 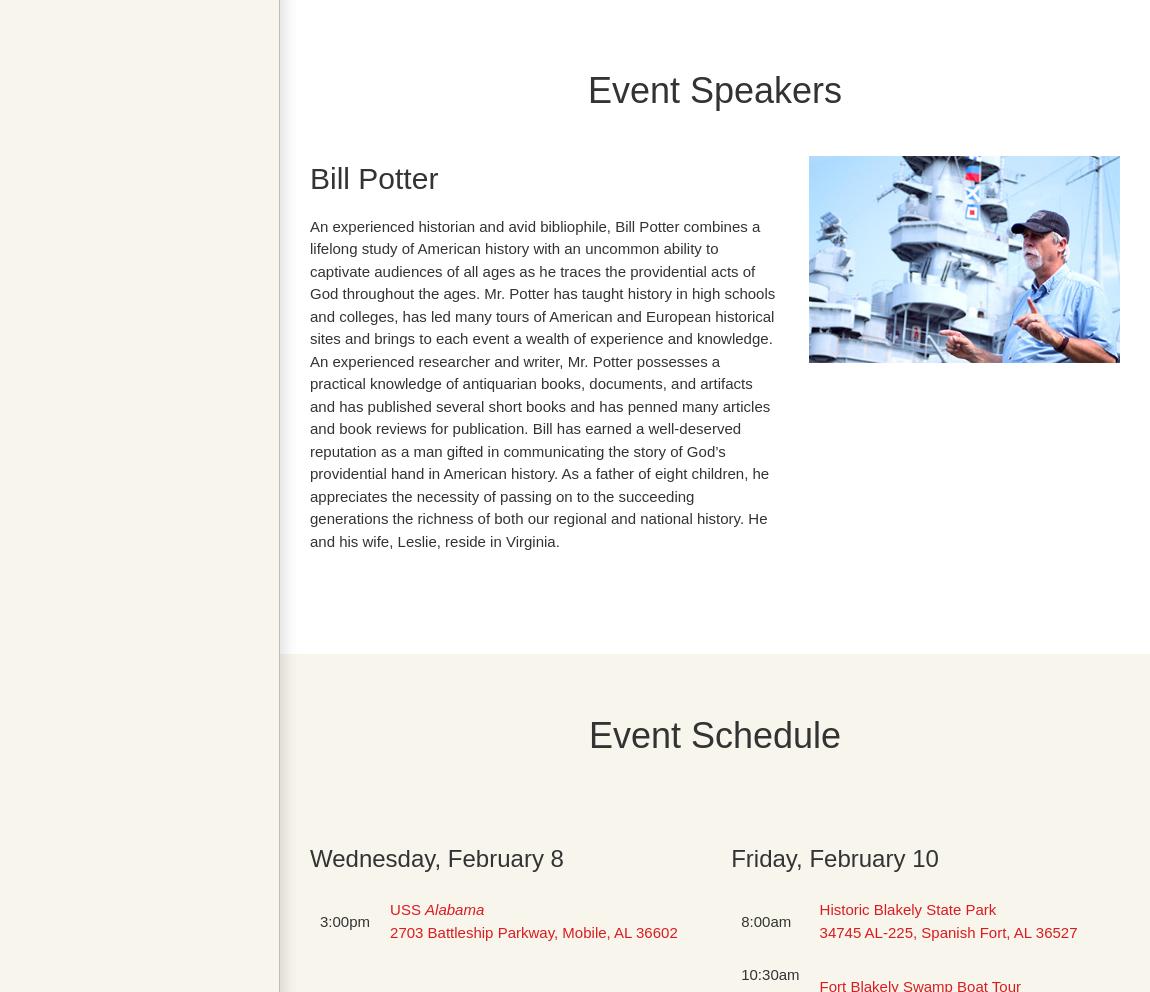 I want to click on '3:00pm', so click(x=320, y=919).